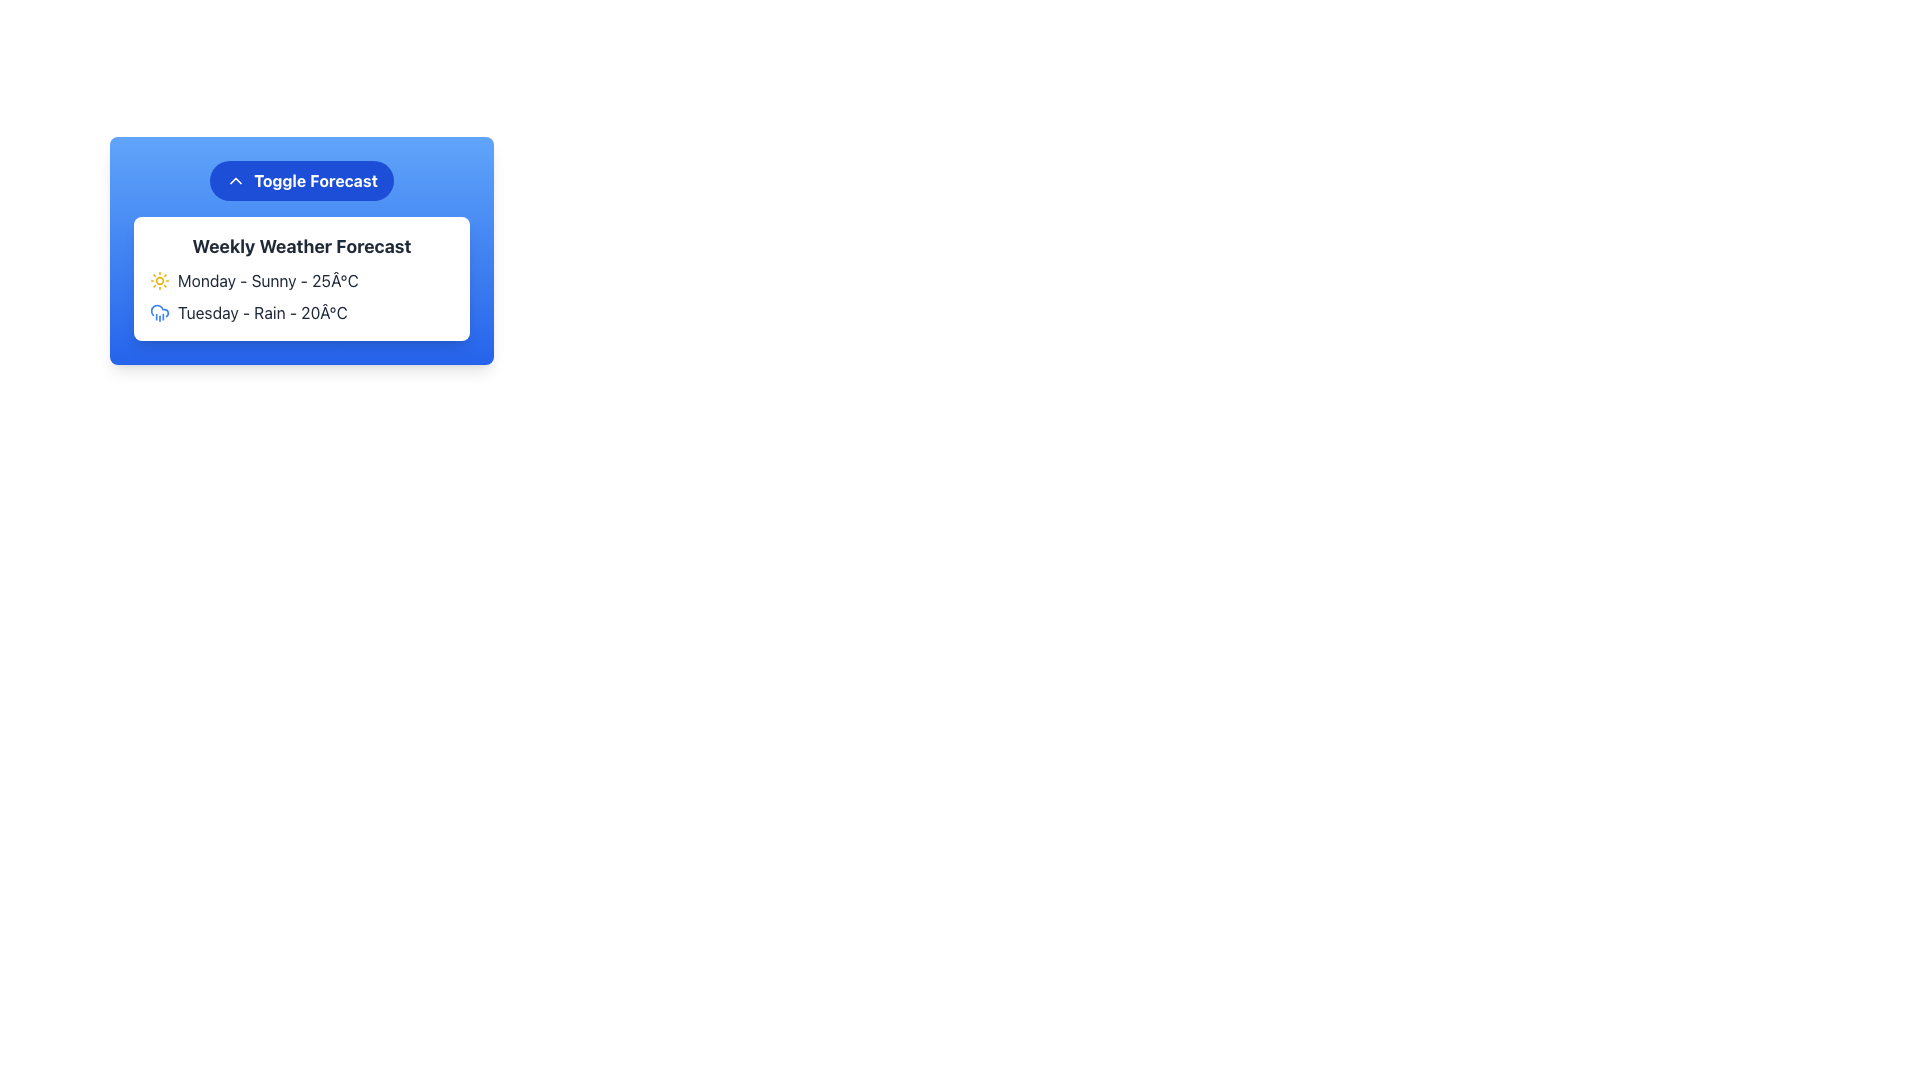 Image resolution: width=1920 pixels, height=1080 pixels. I want to click on the weather forecast entry displaying 'Monday - Sunny - 25Â°C', which includes a yellow sun icon and appears first in the list under the 'Weekly Weather Forecast' section, so click(301, 281).